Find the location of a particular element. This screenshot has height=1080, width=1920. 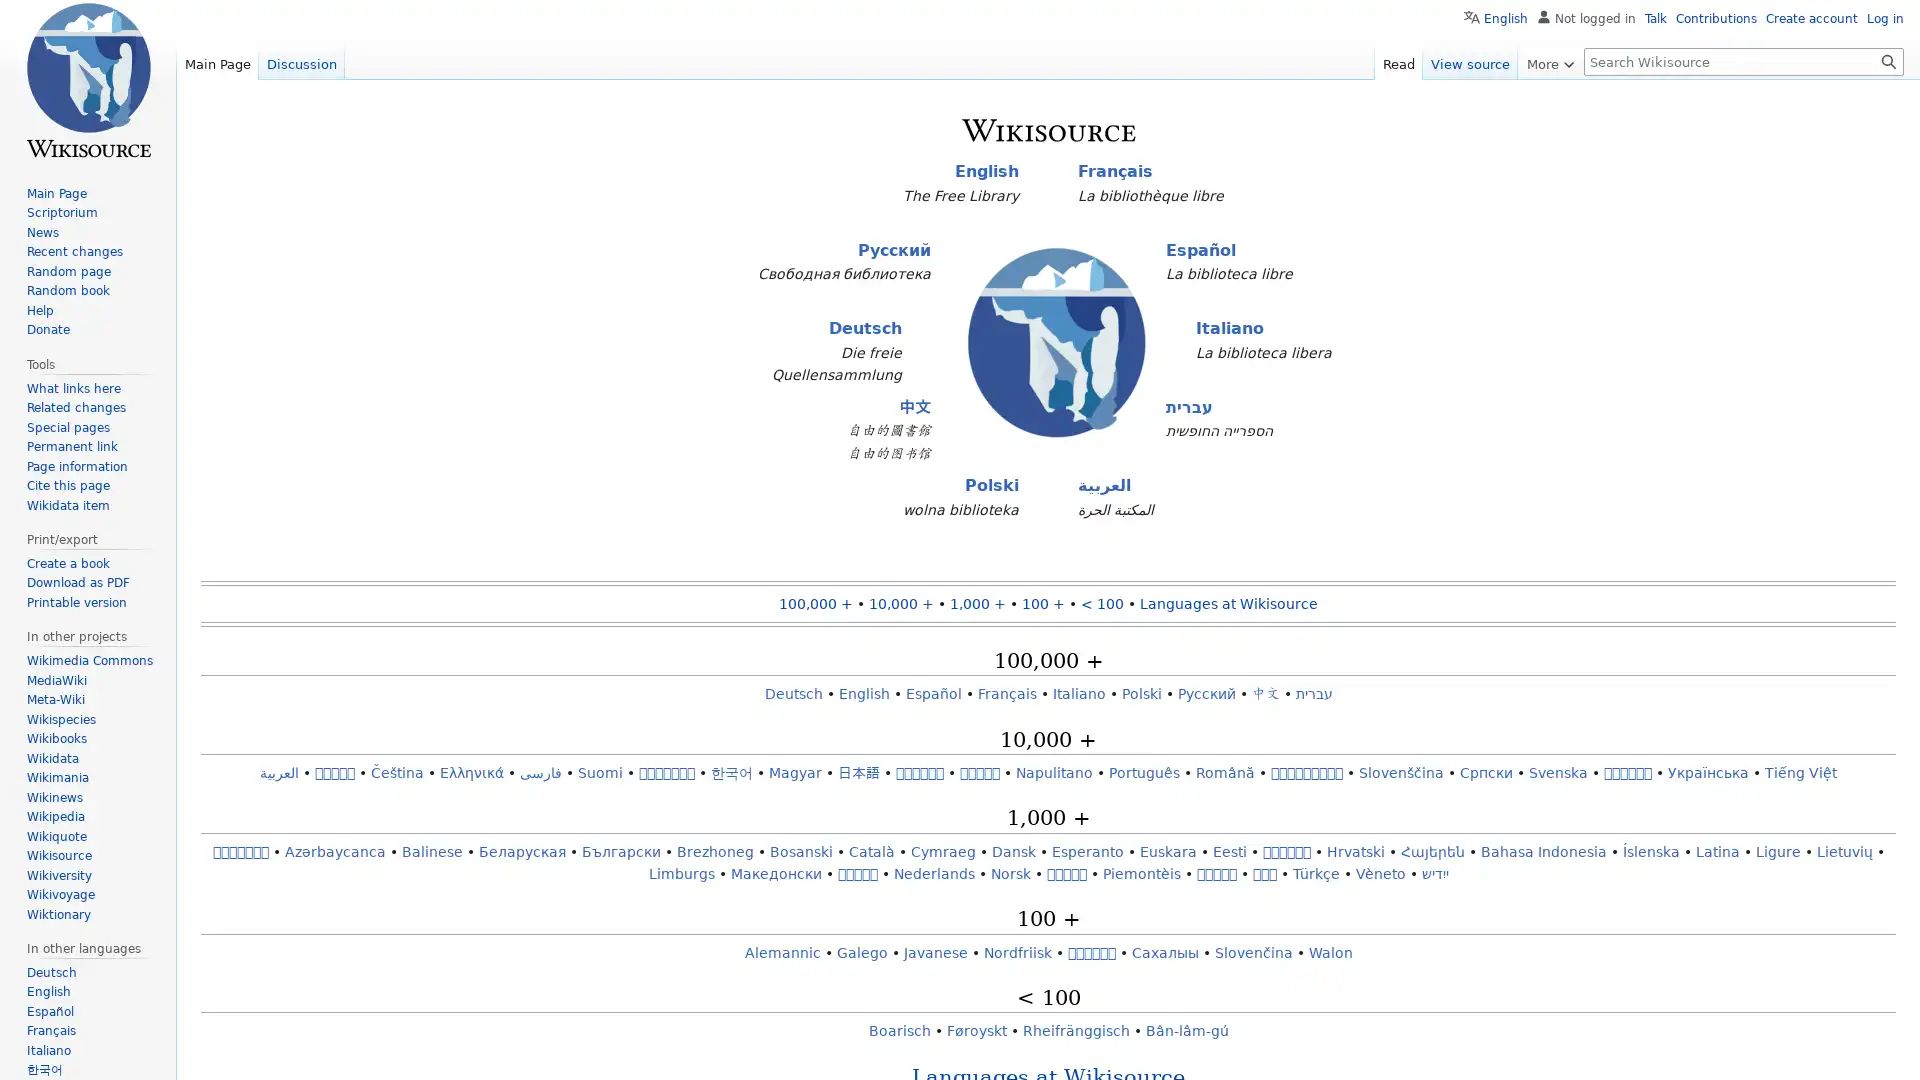

Search is located at coordinates (1888, 60).